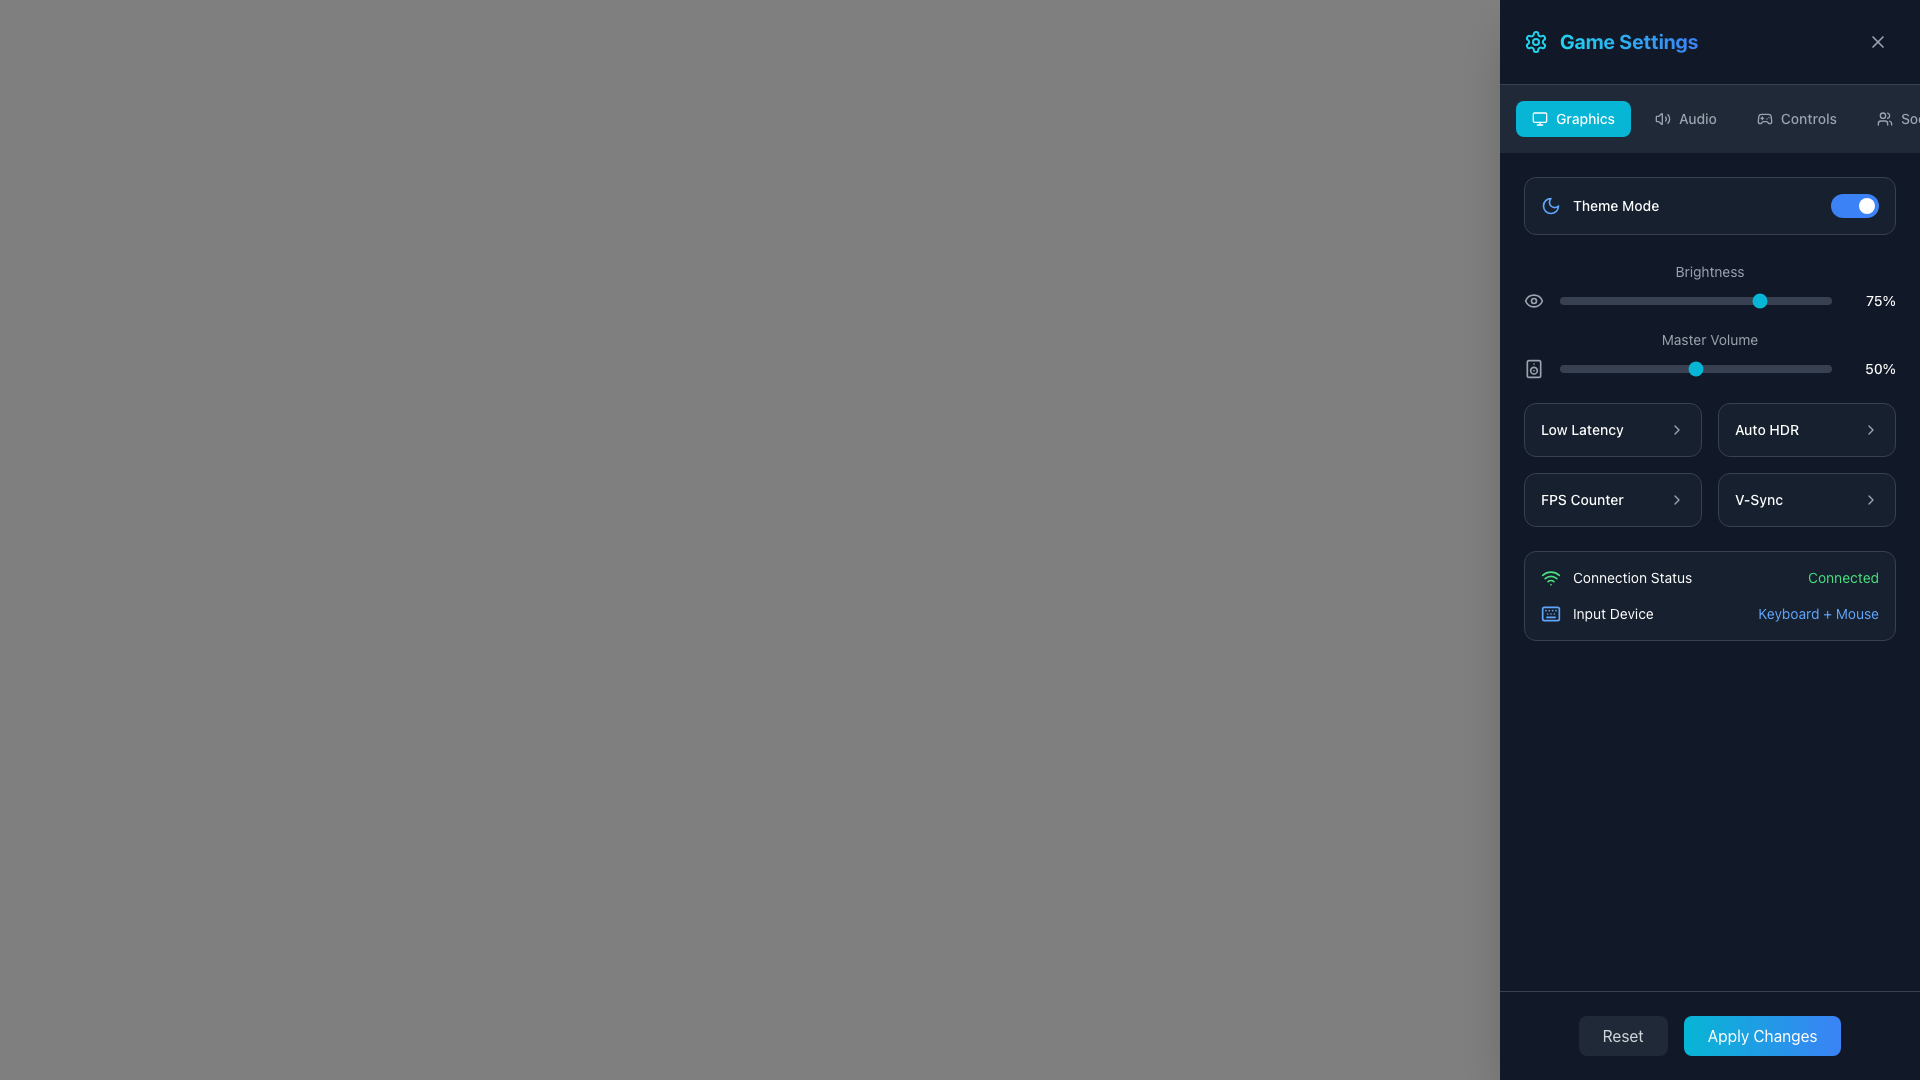 The image size is (1920, 1080). I want to click on the 'Audio' button with a dark gray background and light gray text in the 'Game Settings' panel, so click(1684, 119).